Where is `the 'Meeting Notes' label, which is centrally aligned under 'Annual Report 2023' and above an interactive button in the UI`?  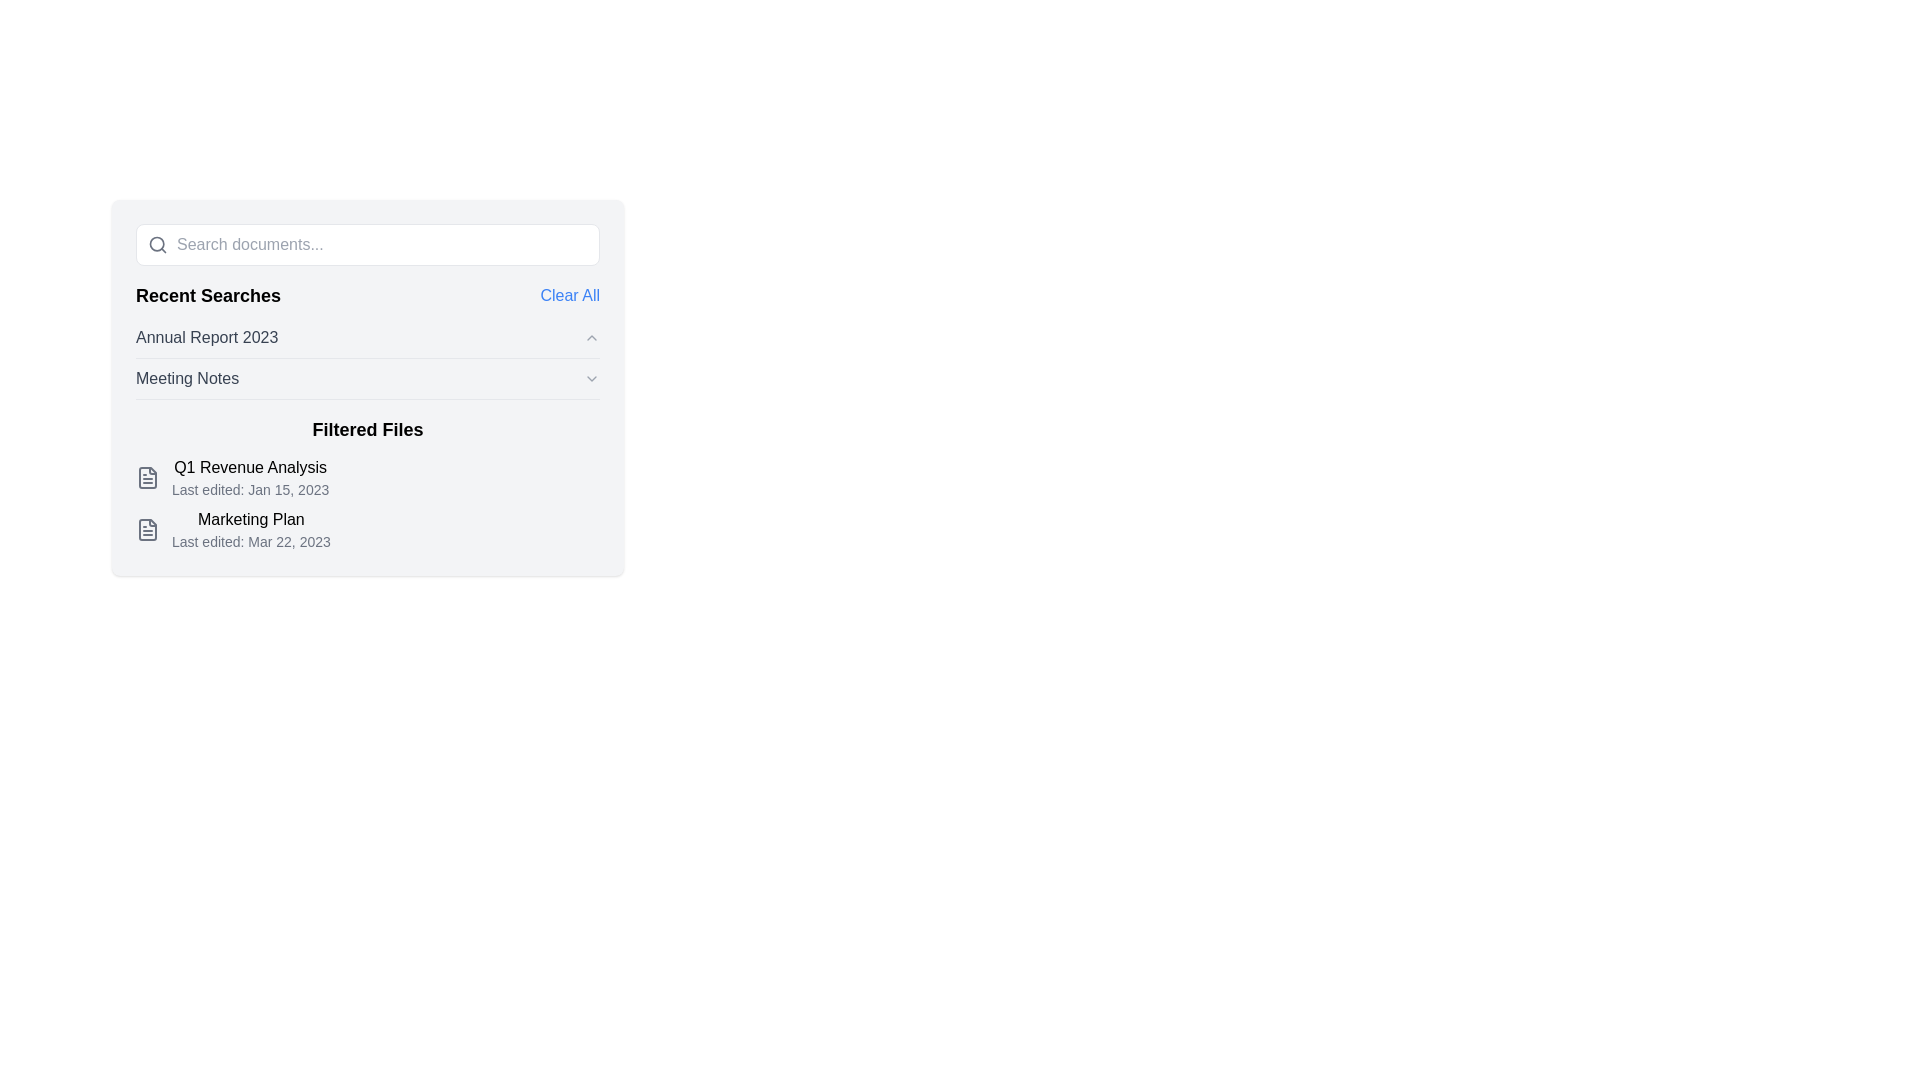 the 'Meeting Notes' label, which is centrally aligned under 'Annual Report 2023' and above an interactive button in the UI is located at coordinates (187, 378).